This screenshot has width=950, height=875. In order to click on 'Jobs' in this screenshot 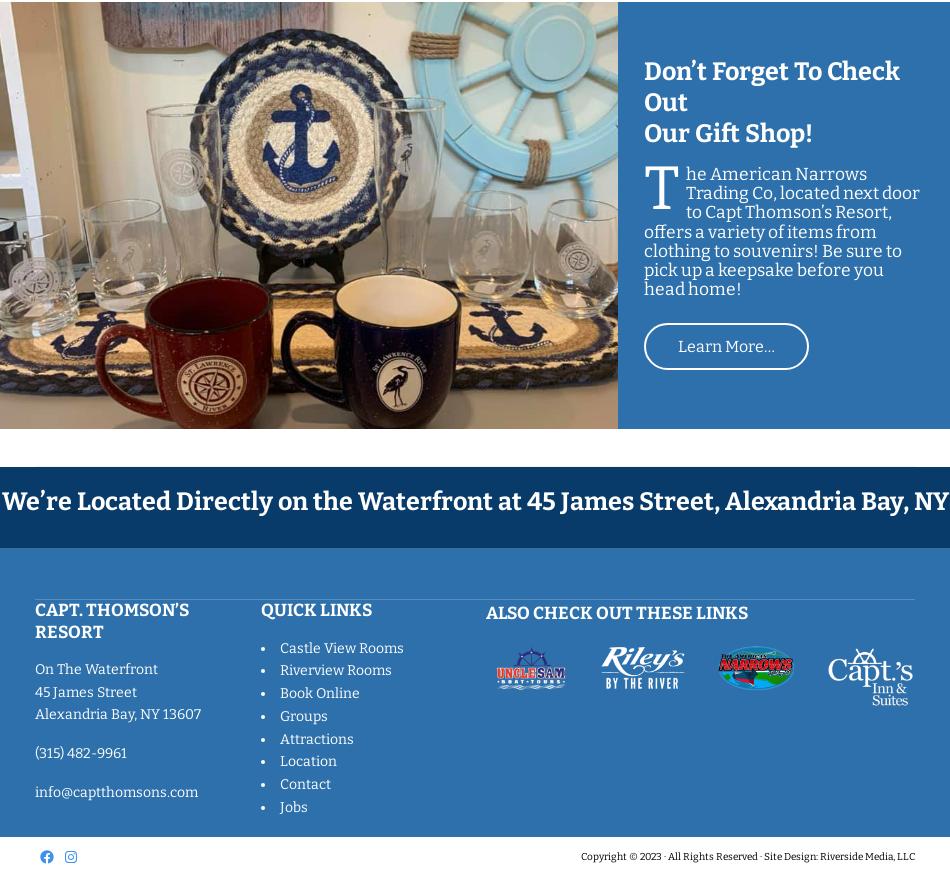, I will do `click(291, 805)`.